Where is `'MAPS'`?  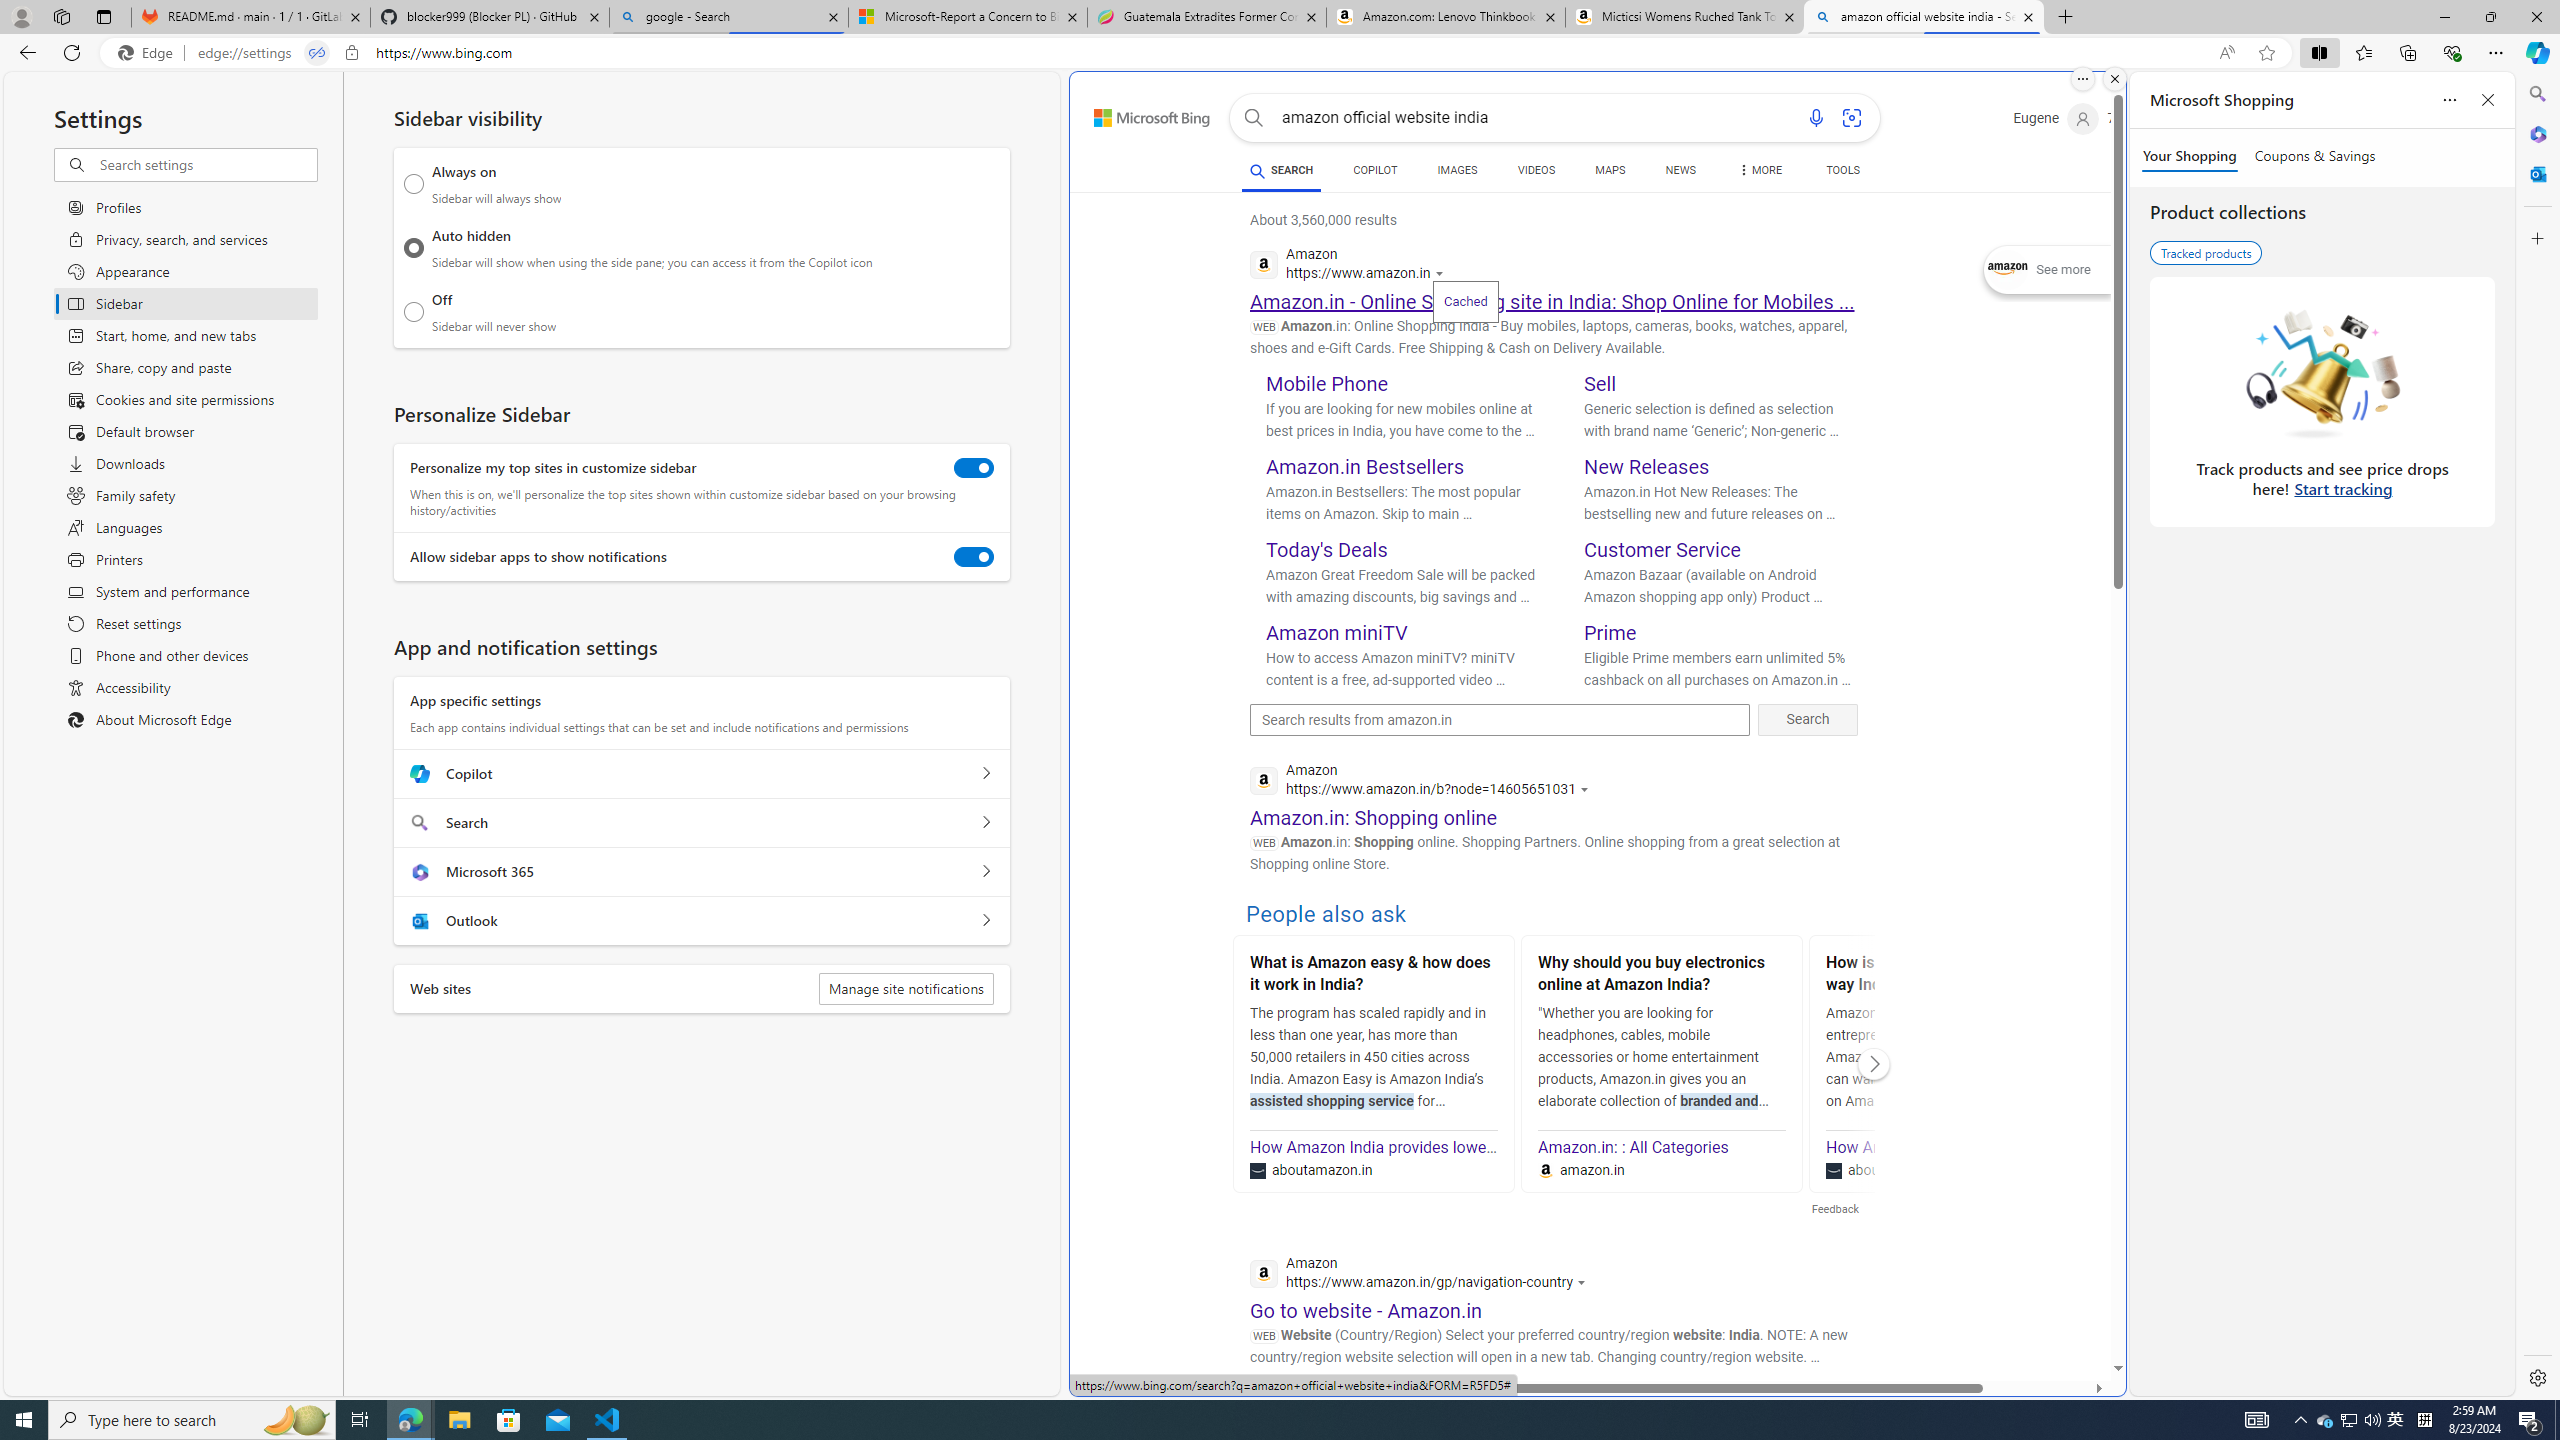
'MAPS' is located at coordinates (1610, 172).